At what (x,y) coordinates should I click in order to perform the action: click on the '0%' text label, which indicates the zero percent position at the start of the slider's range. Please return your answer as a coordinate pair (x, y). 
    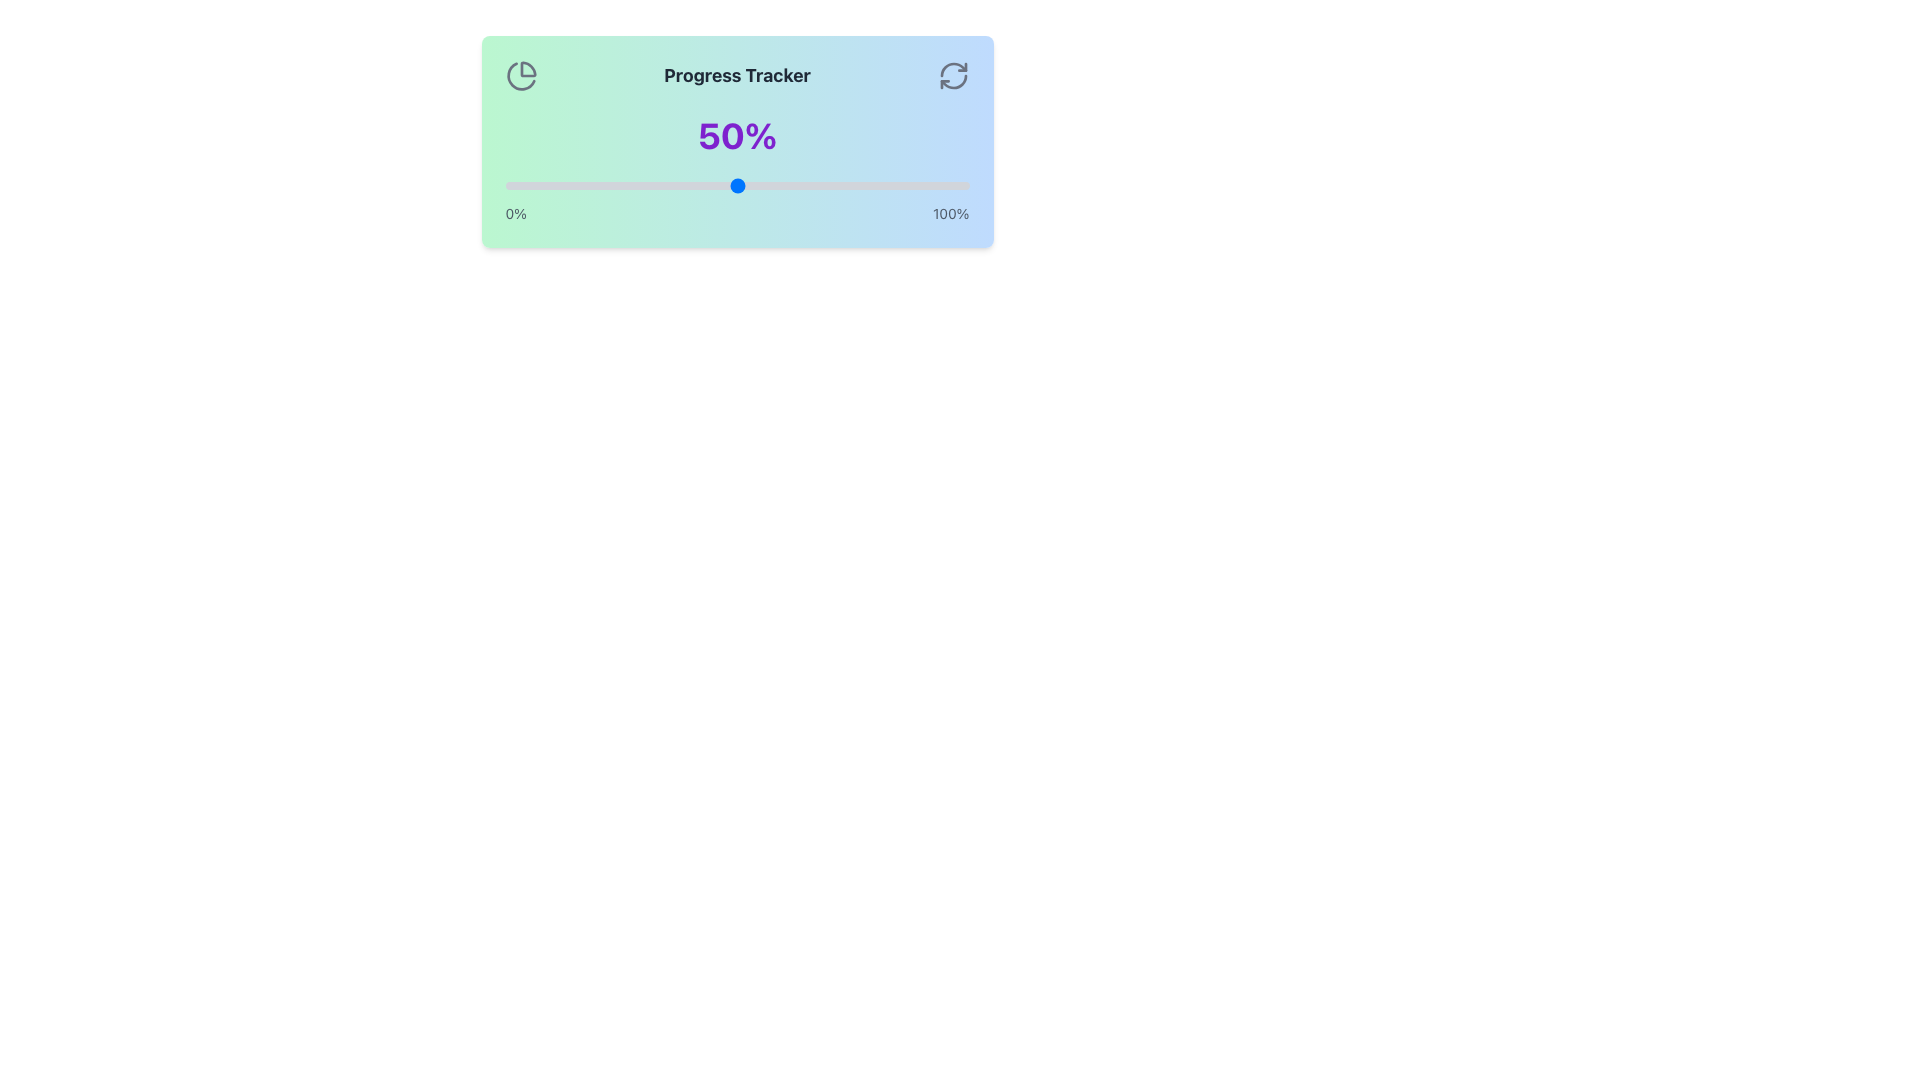
    Looking at the image, I should click on (516, 213).